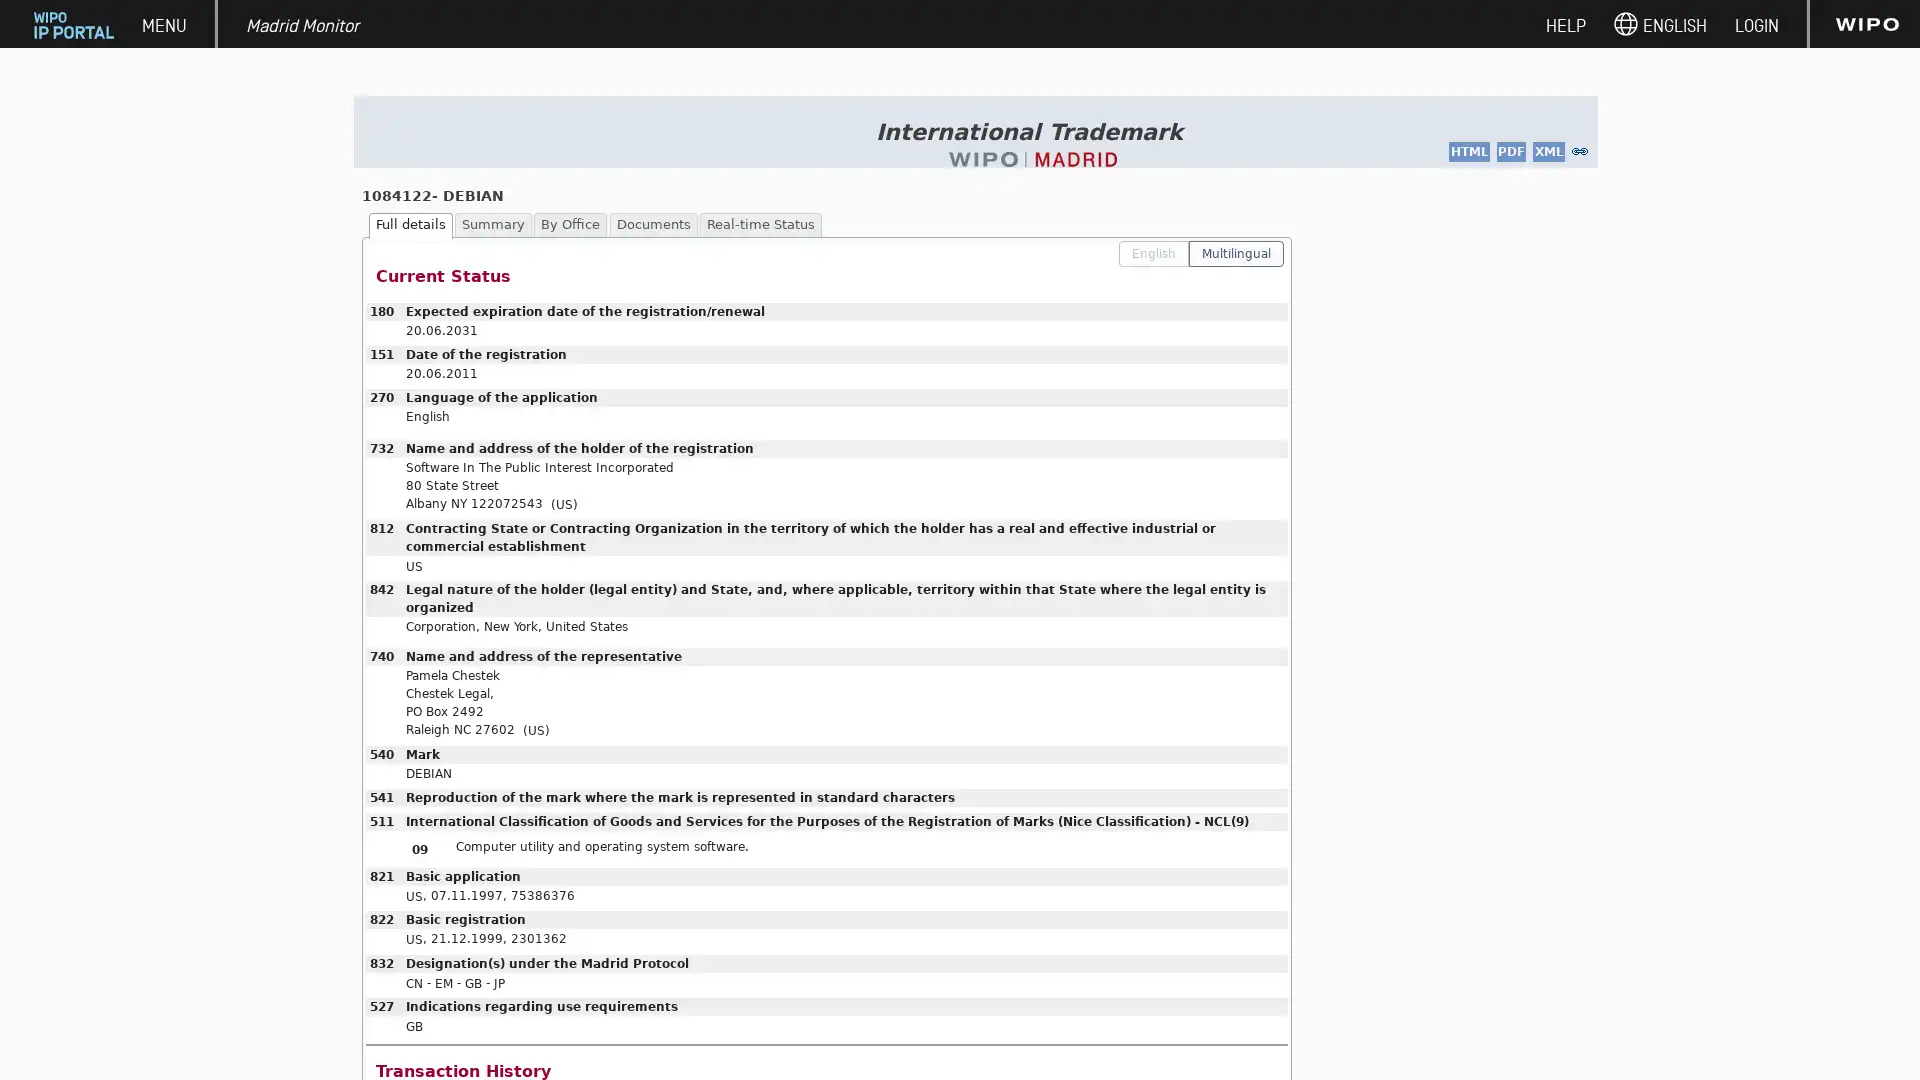 The height and width of the screenshot is (1080, 1920). What do you see at coordinates (1235, 252) in the screenshot?
I see `Multilingual` at bounding box center [1235, 252].